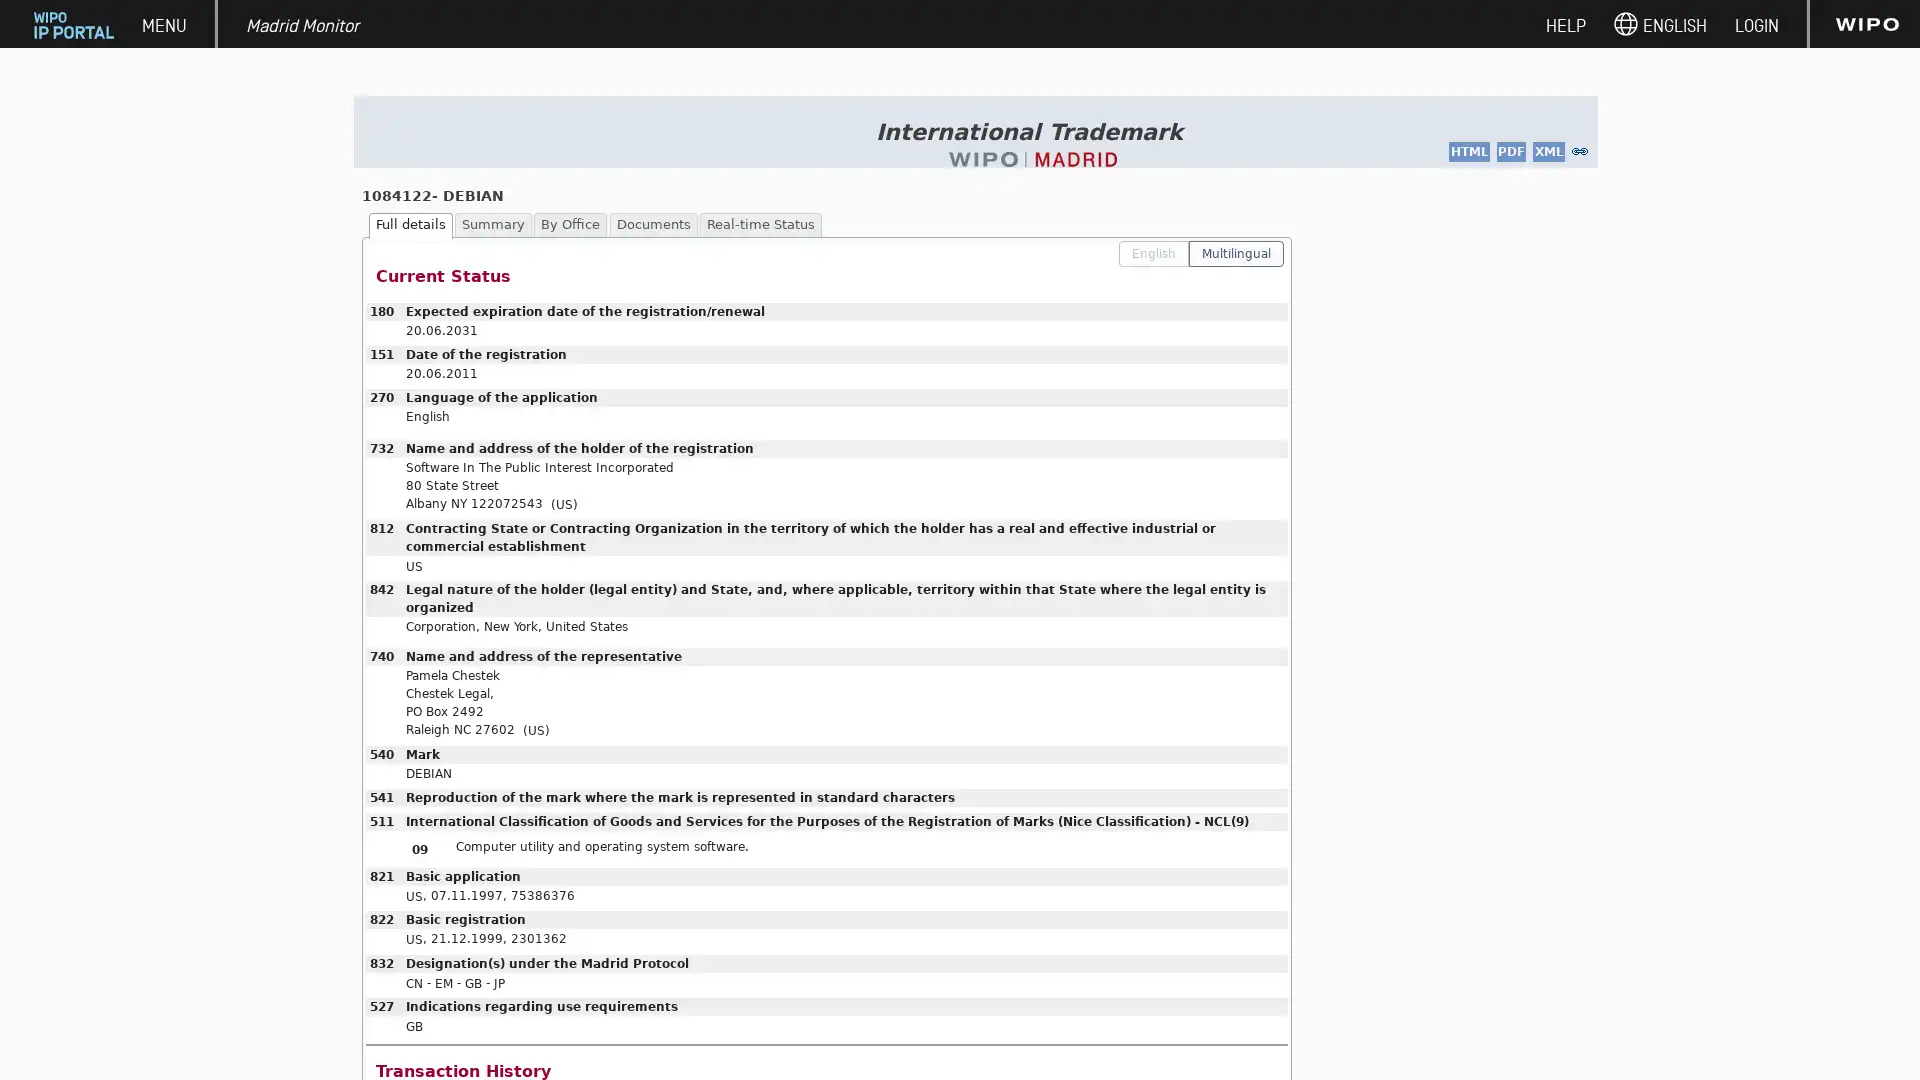 The height and width of the screenshot is (1080, 1920). What do you see at coordinates (1235, 252) in the screenshot?
I see `Multilingual` at bounding box center [1235, 252].